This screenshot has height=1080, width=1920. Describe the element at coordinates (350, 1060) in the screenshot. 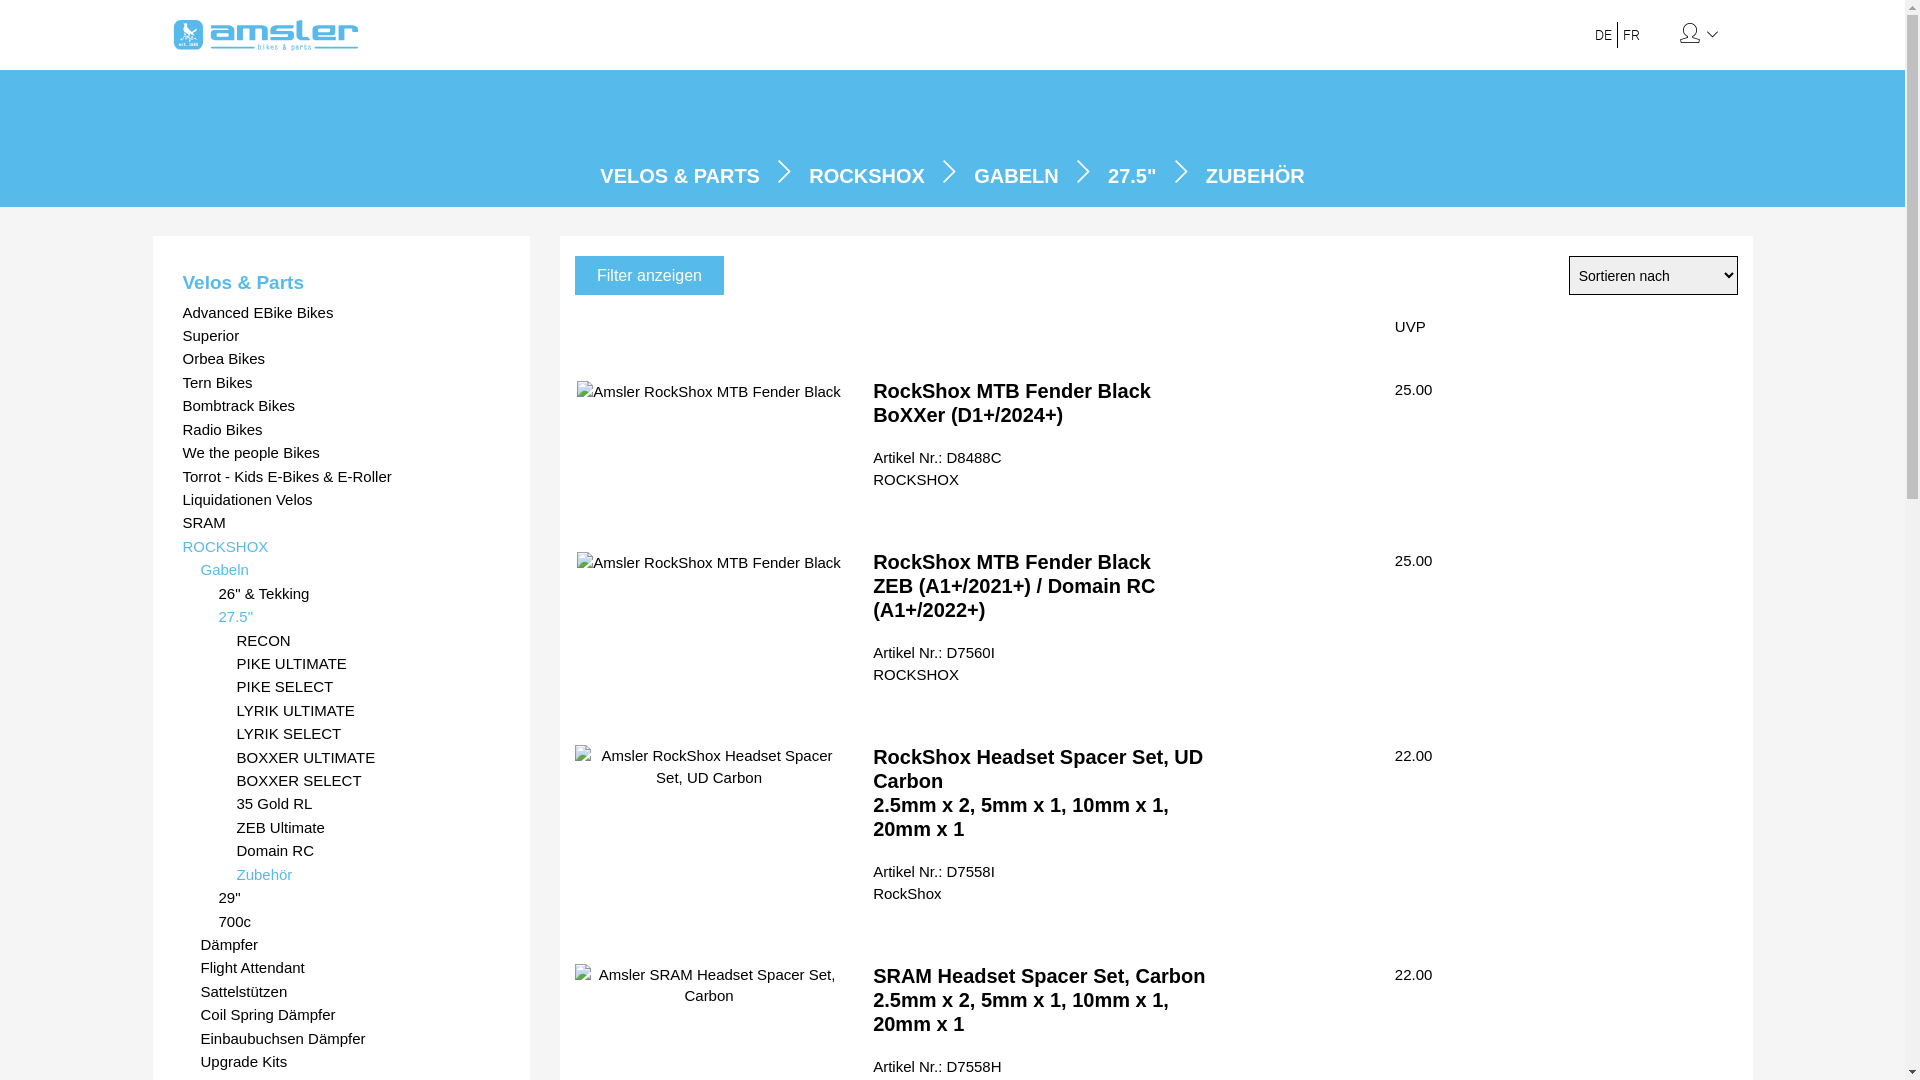

I see `'Upgrade Kits'` at that location.